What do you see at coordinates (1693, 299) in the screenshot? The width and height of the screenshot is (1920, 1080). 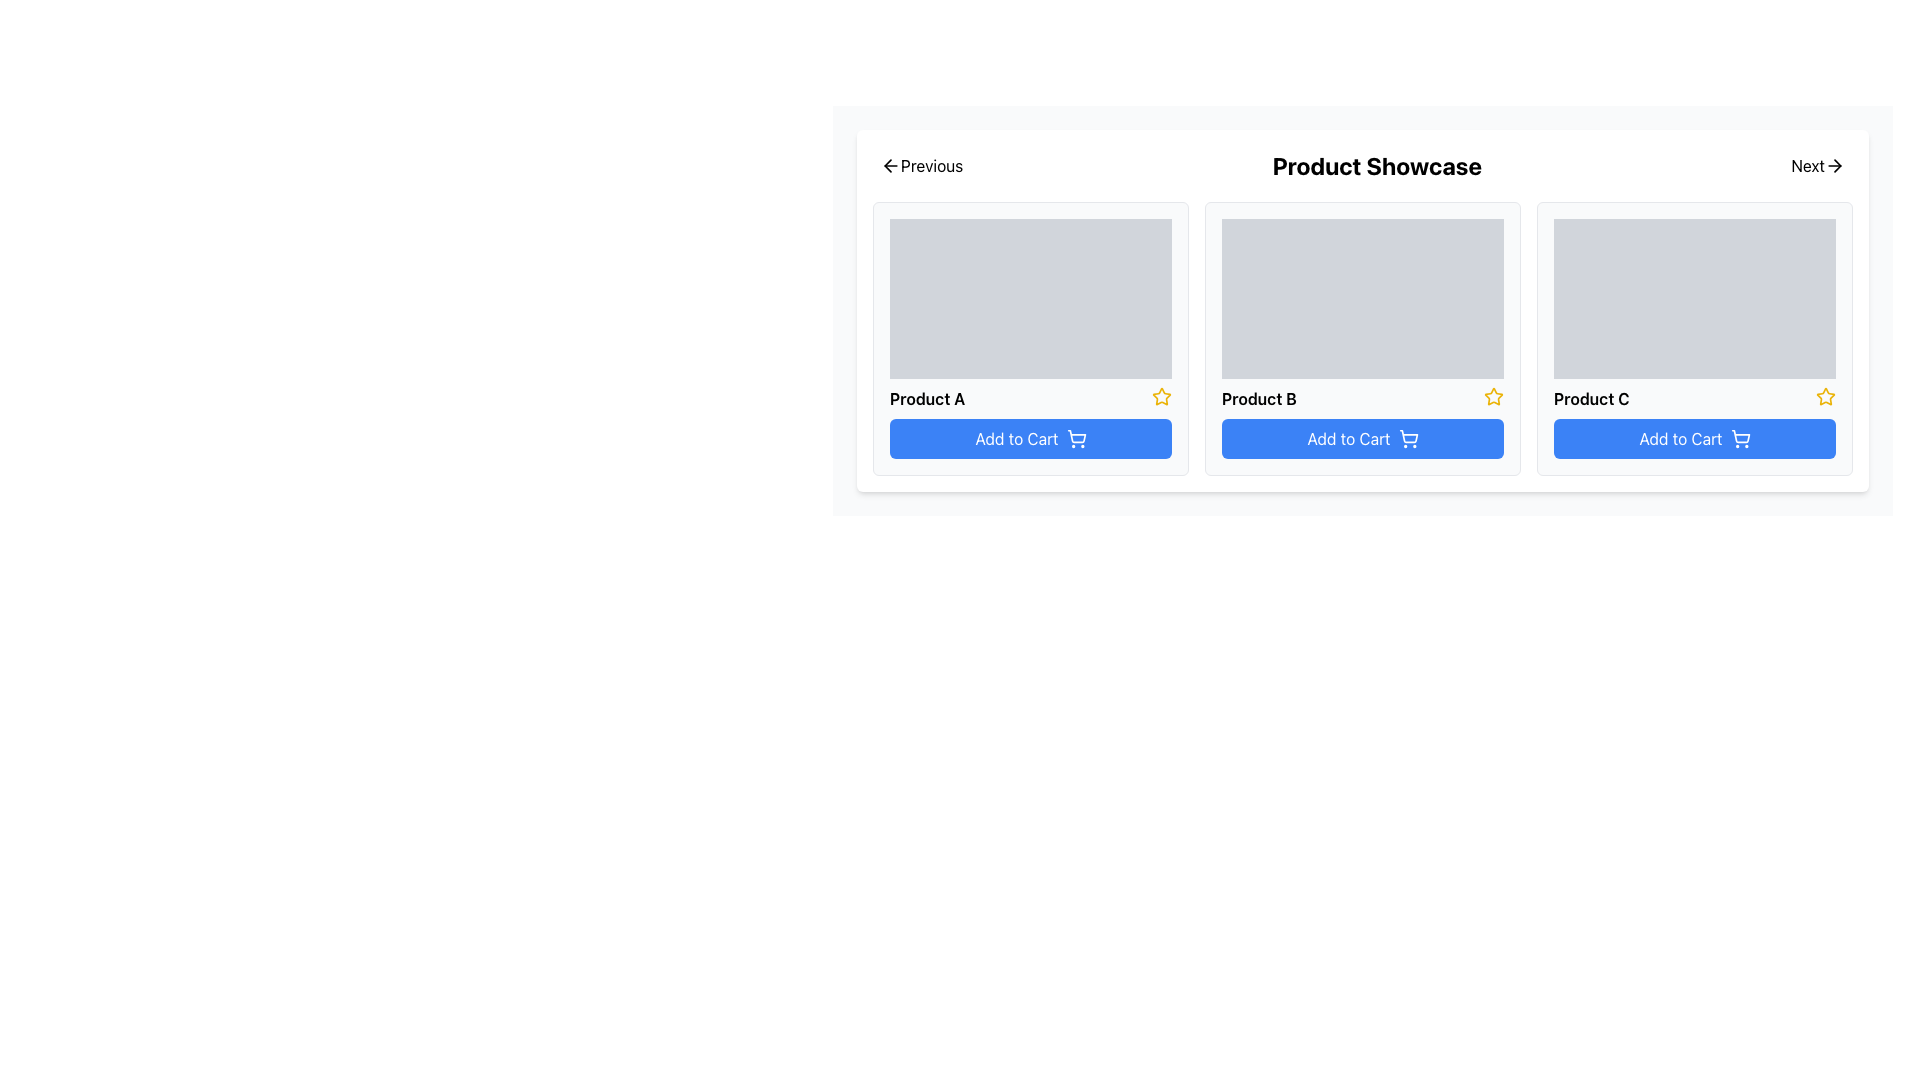 I see `the rectangular image placeholder with a light gray background located on the product card labeled 'Product C', which is the third card in the series of product cards` at bounding box center [1693, 299].